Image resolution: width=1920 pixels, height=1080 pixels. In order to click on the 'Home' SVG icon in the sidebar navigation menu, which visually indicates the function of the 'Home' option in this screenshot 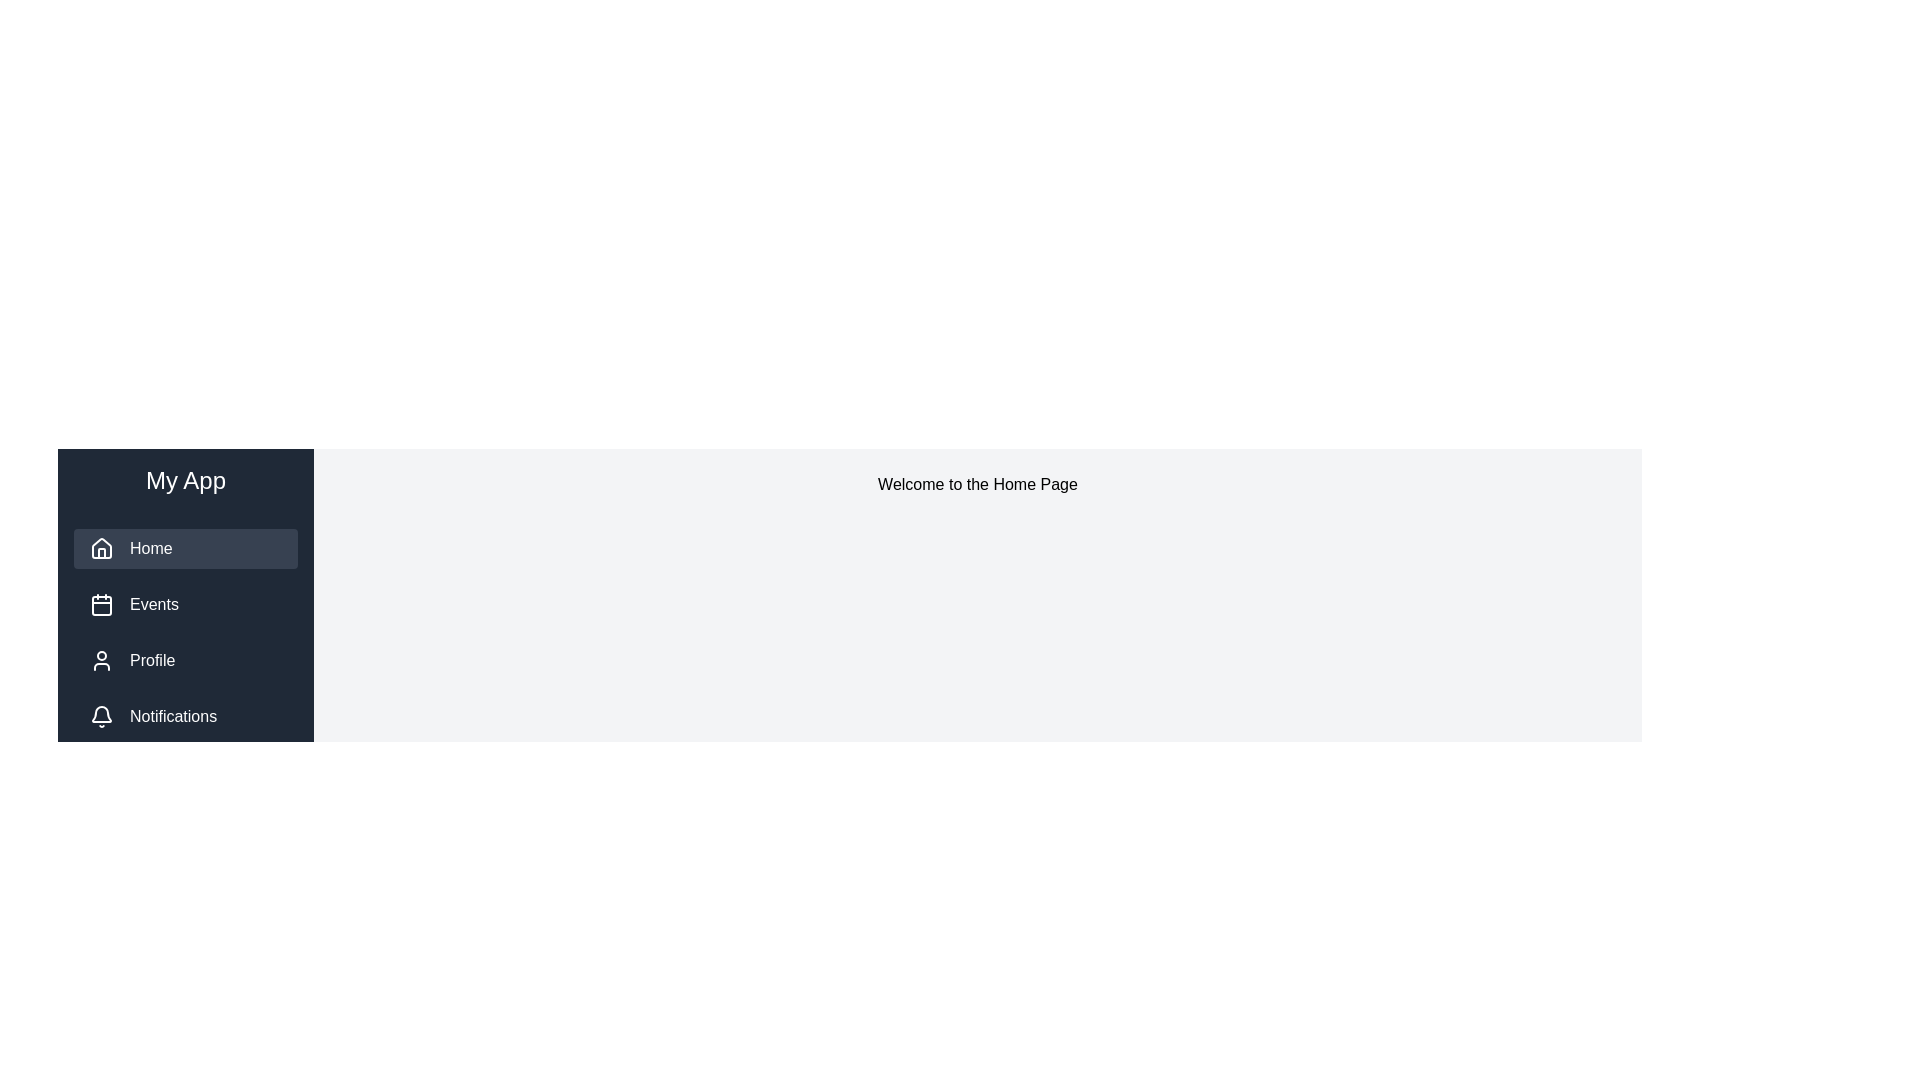, I will do `click(100, 548)`.